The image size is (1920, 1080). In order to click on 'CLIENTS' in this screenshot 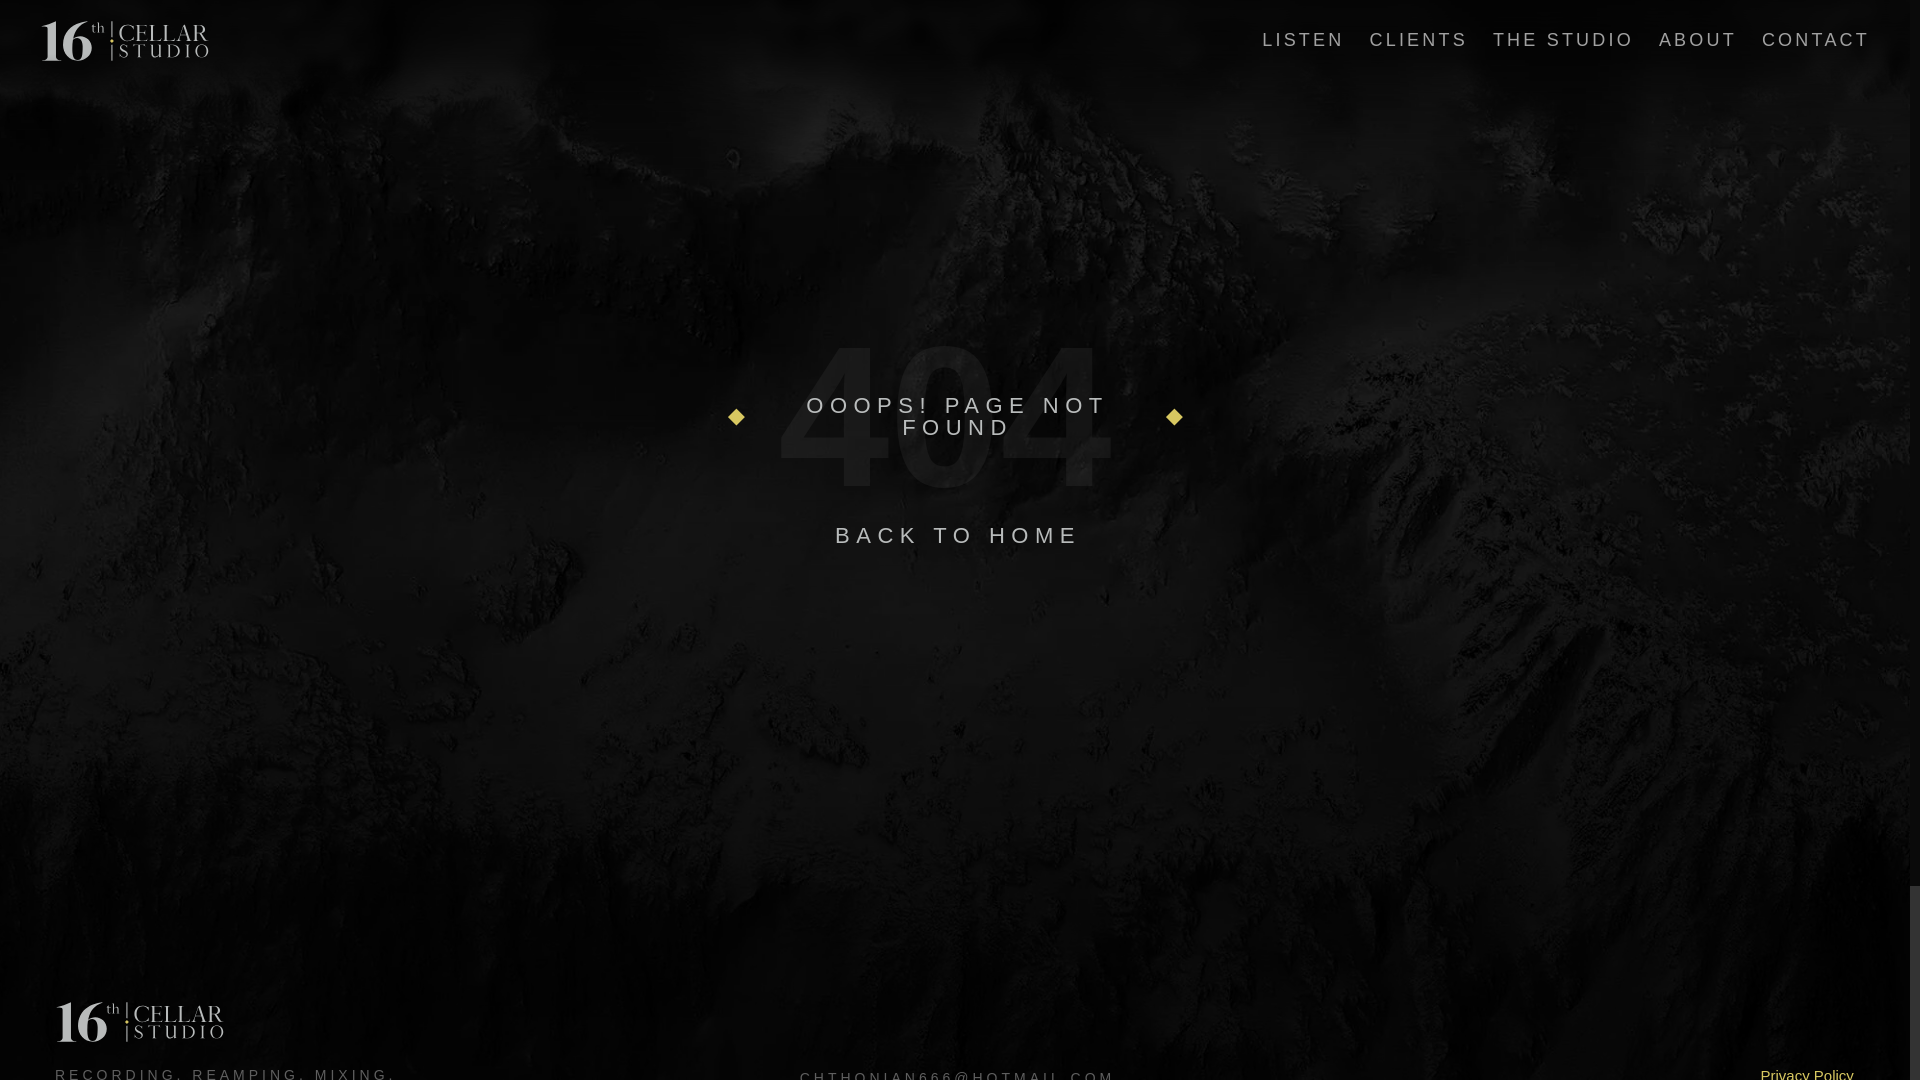, I will do `click(1416, 39)`.